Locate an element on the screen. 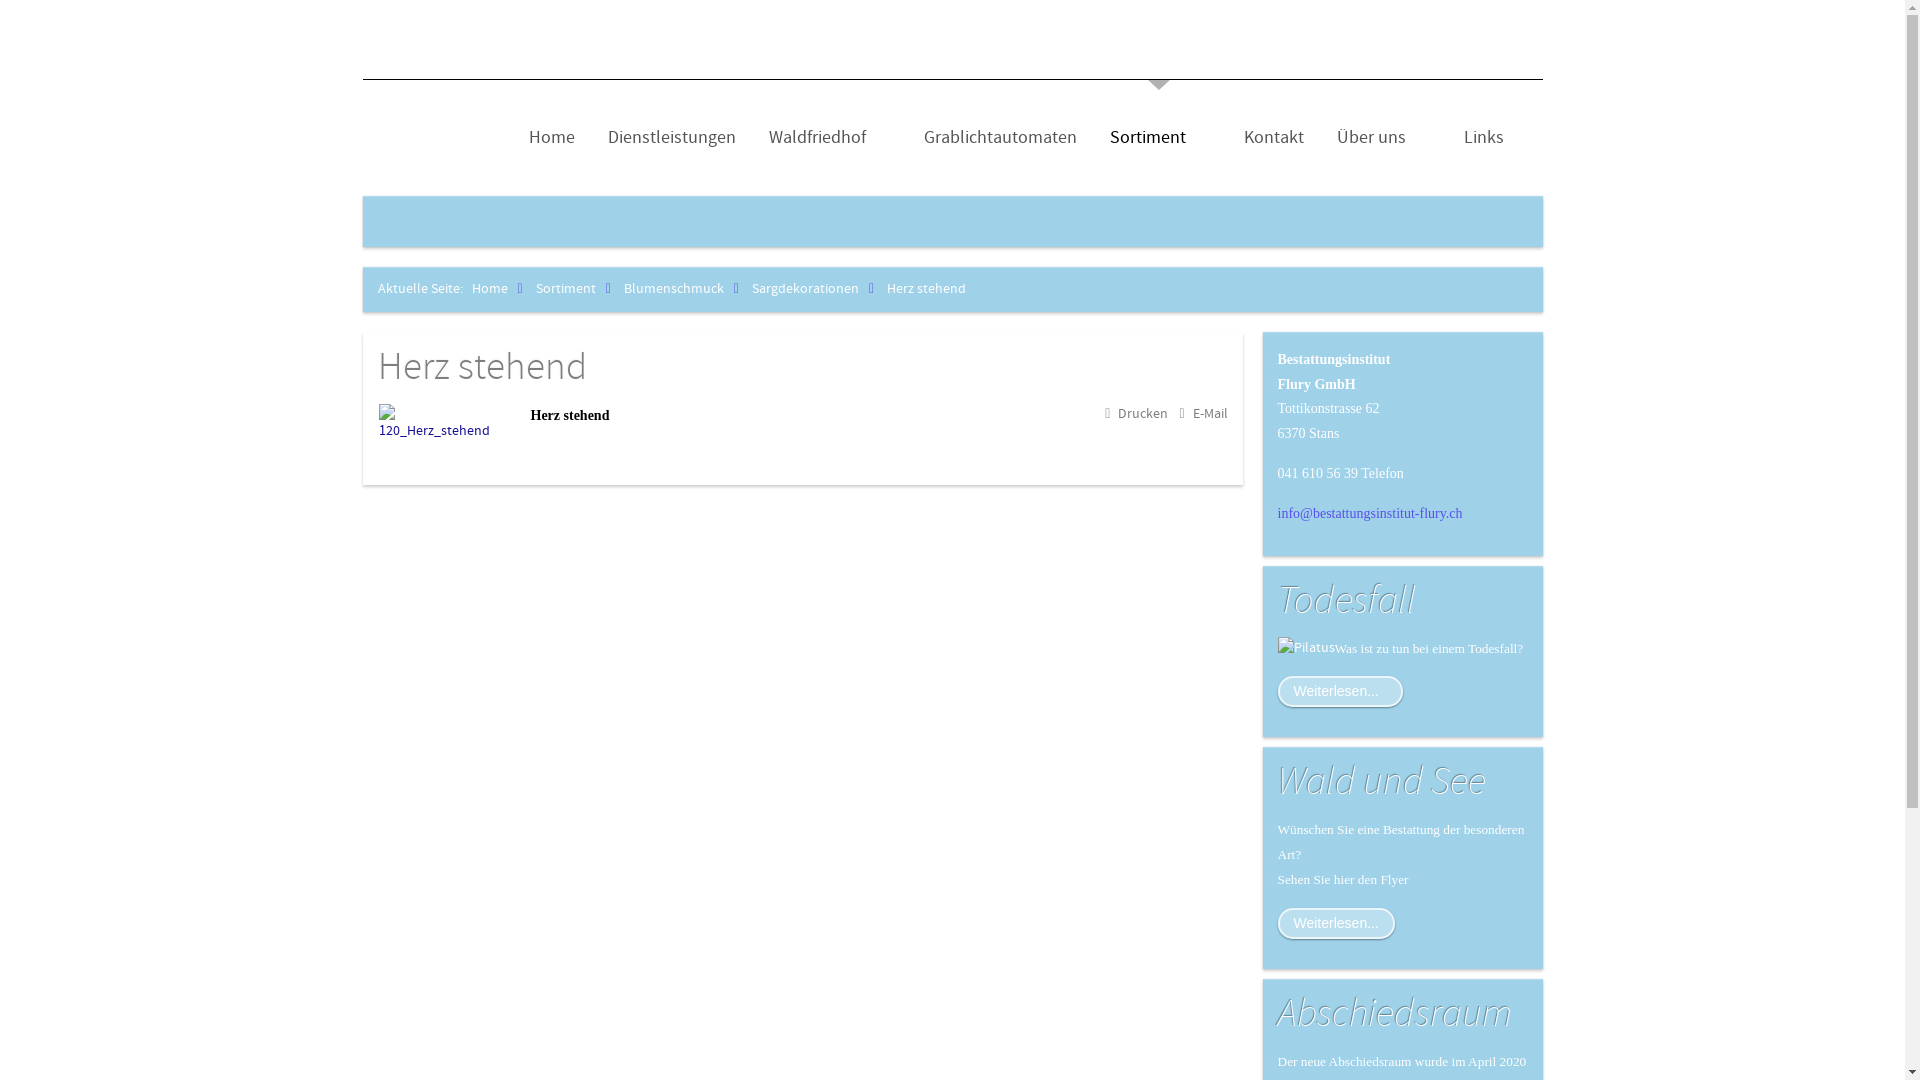 Image resolution: width=1920 pixels, height=1080 pixels. 'Weiterlesen...  ' is located at coordinates (1340, 690).